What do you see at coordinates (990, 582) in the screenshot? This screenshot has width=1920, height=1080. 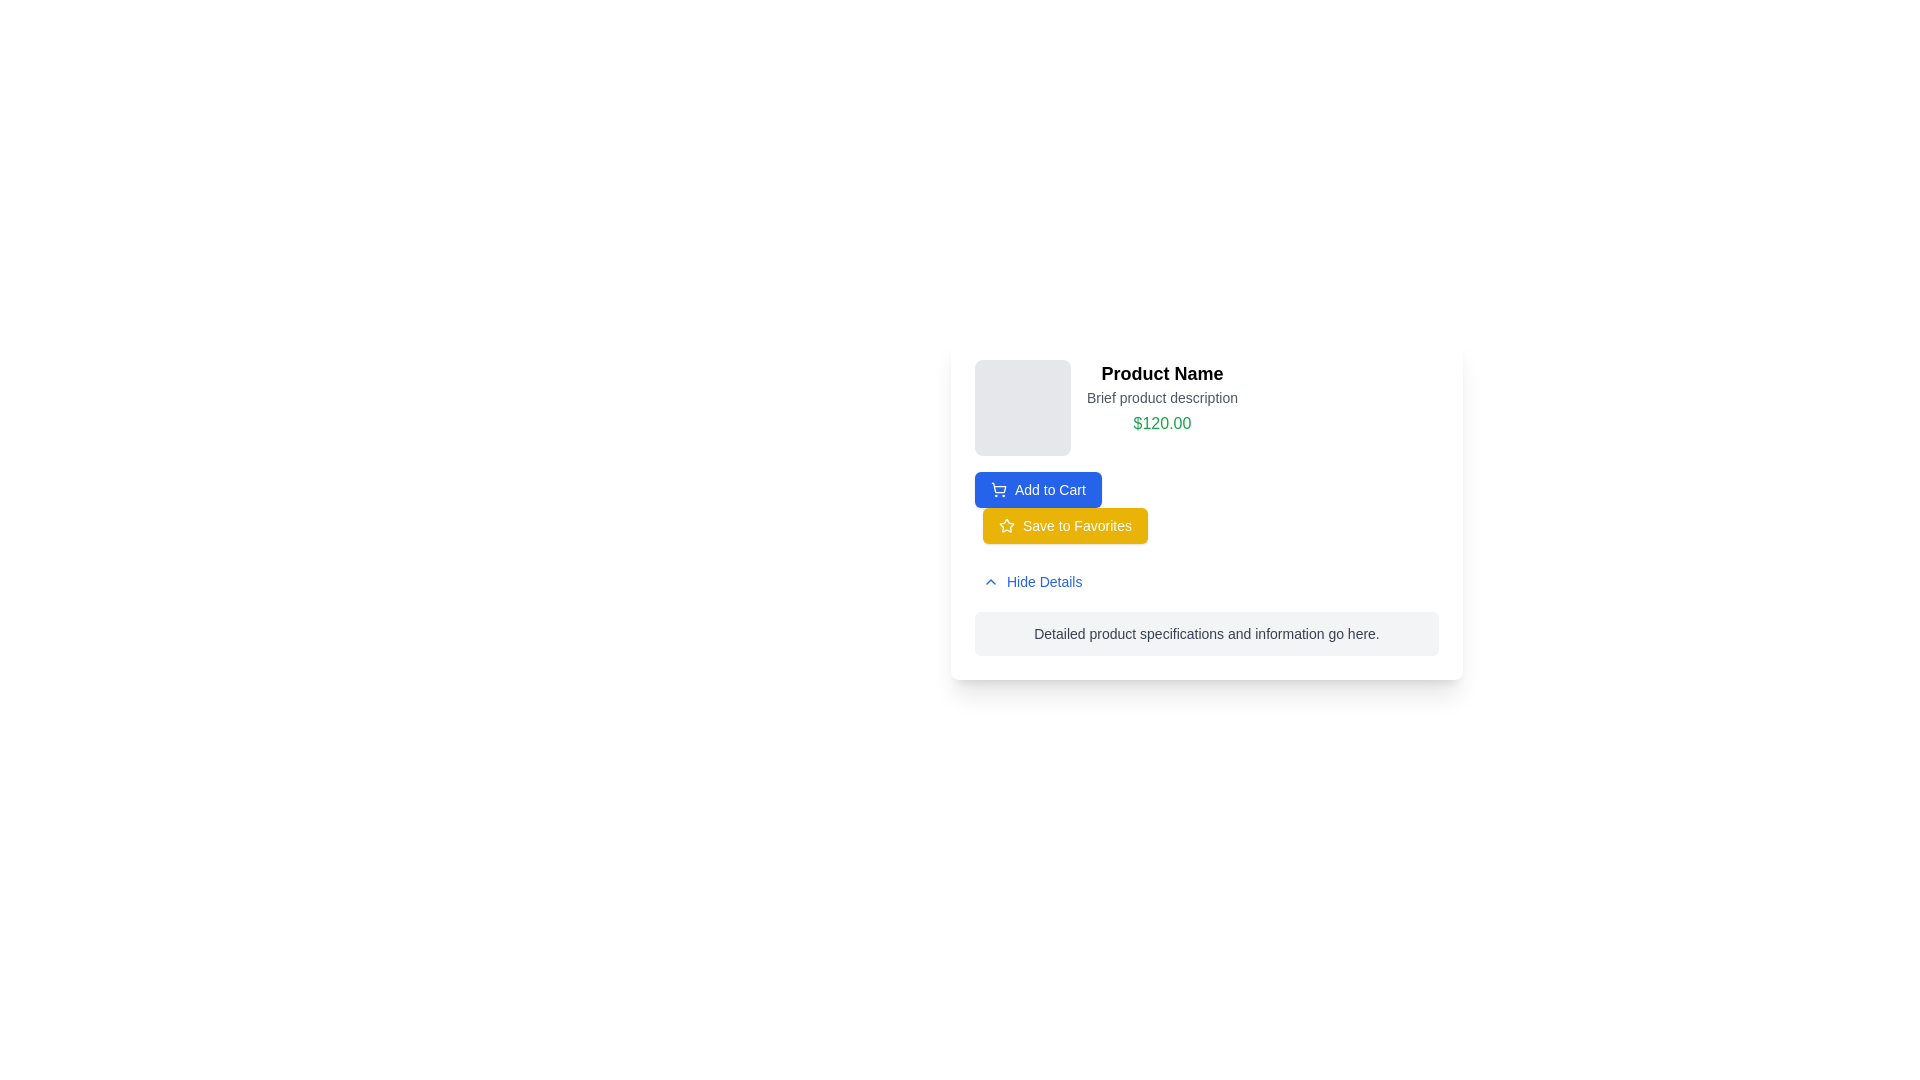 I see `the indicator icon located to the right of the 'Hide Details' text` at bounding box center [990, 582].